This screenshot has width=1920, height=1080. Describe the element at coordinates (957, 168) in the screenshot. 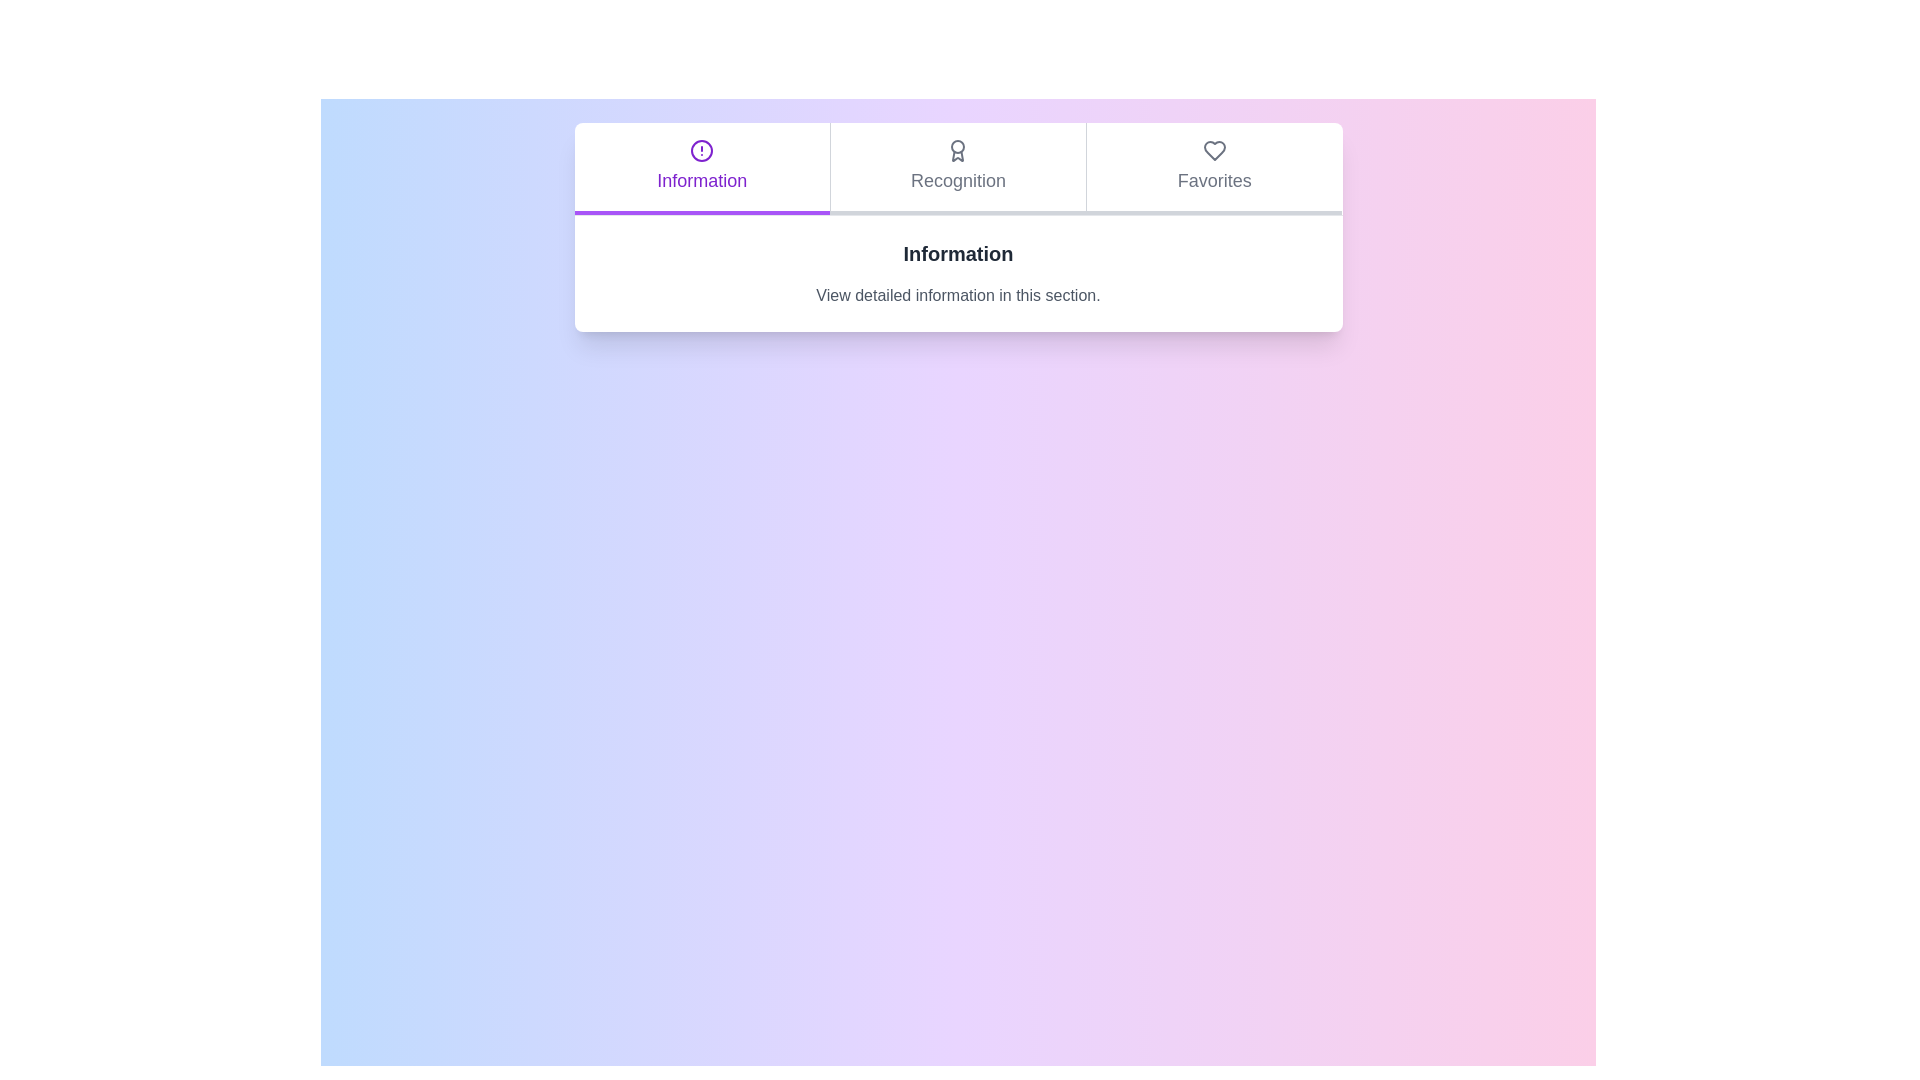

I see `the Recognition tab to observe the hover effect` at that location.